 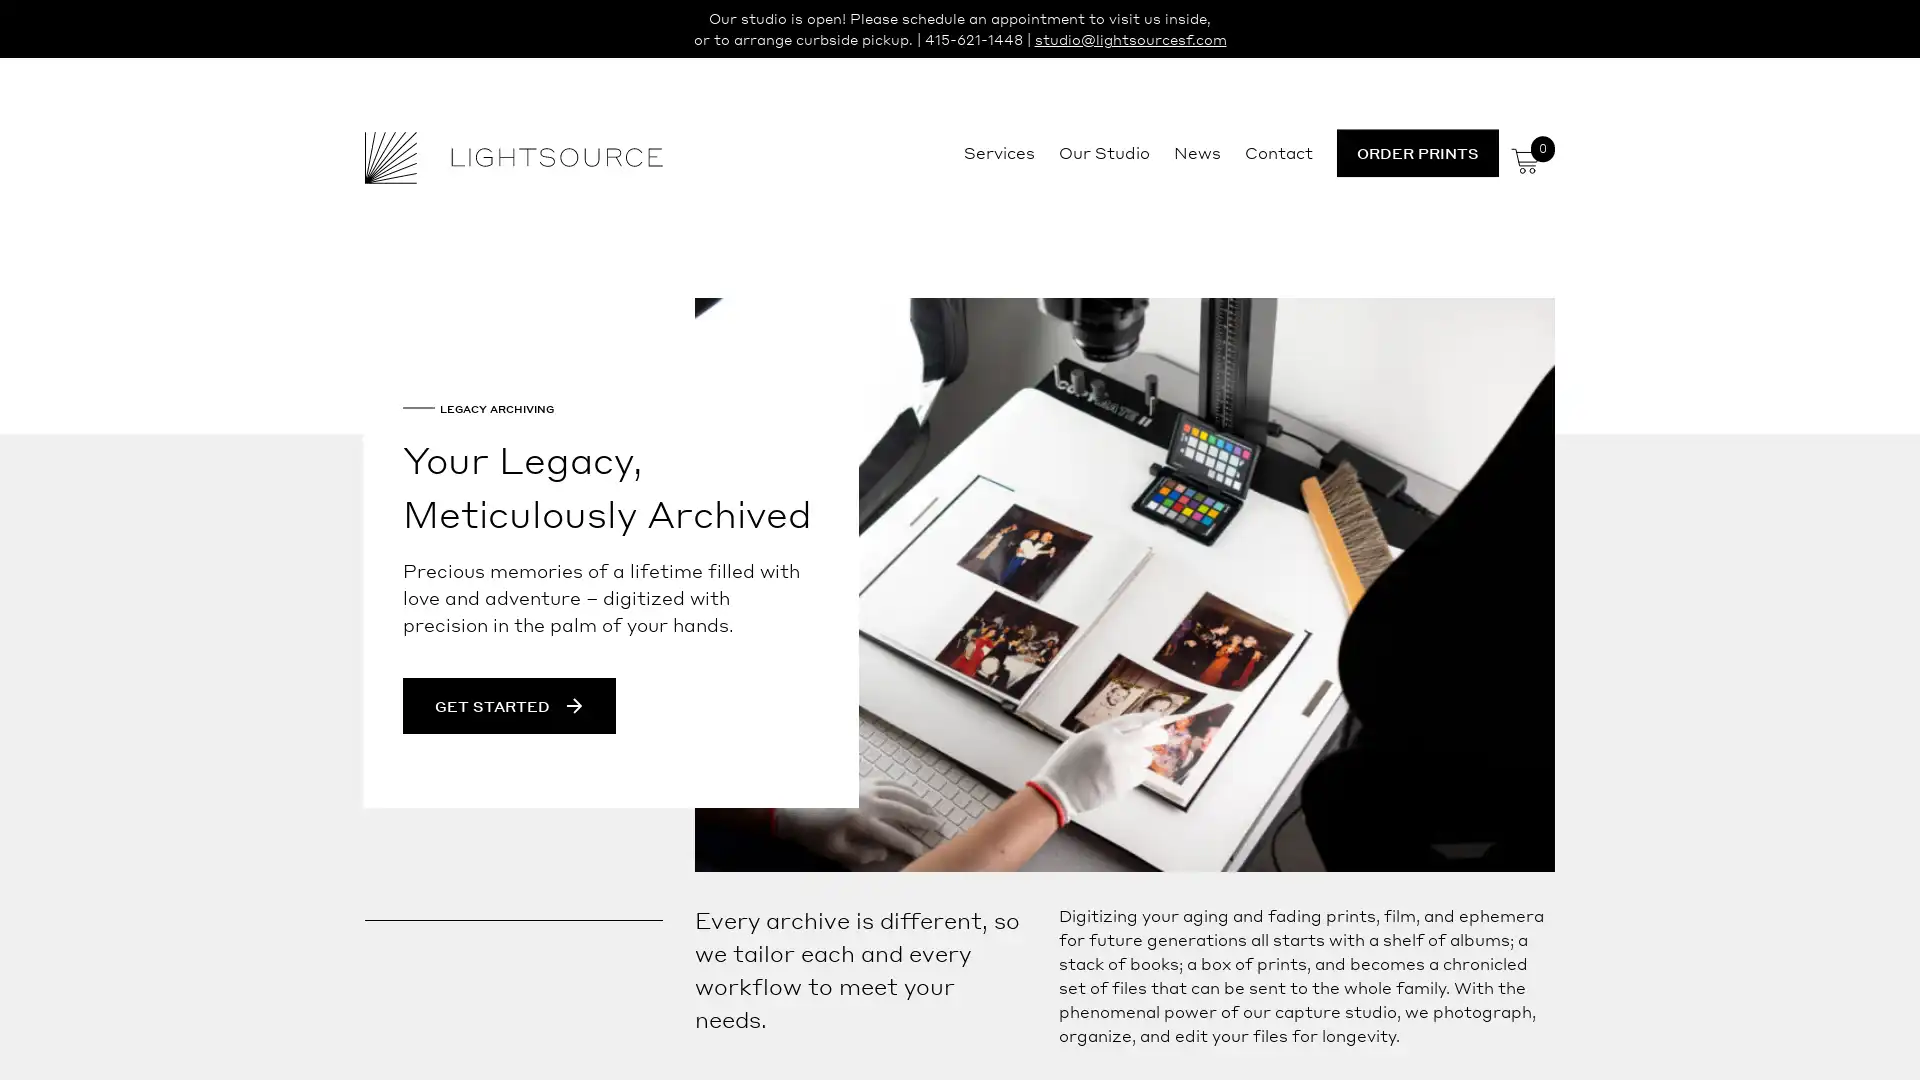 I want to click on Sign up, so click(x=1147, y=696).